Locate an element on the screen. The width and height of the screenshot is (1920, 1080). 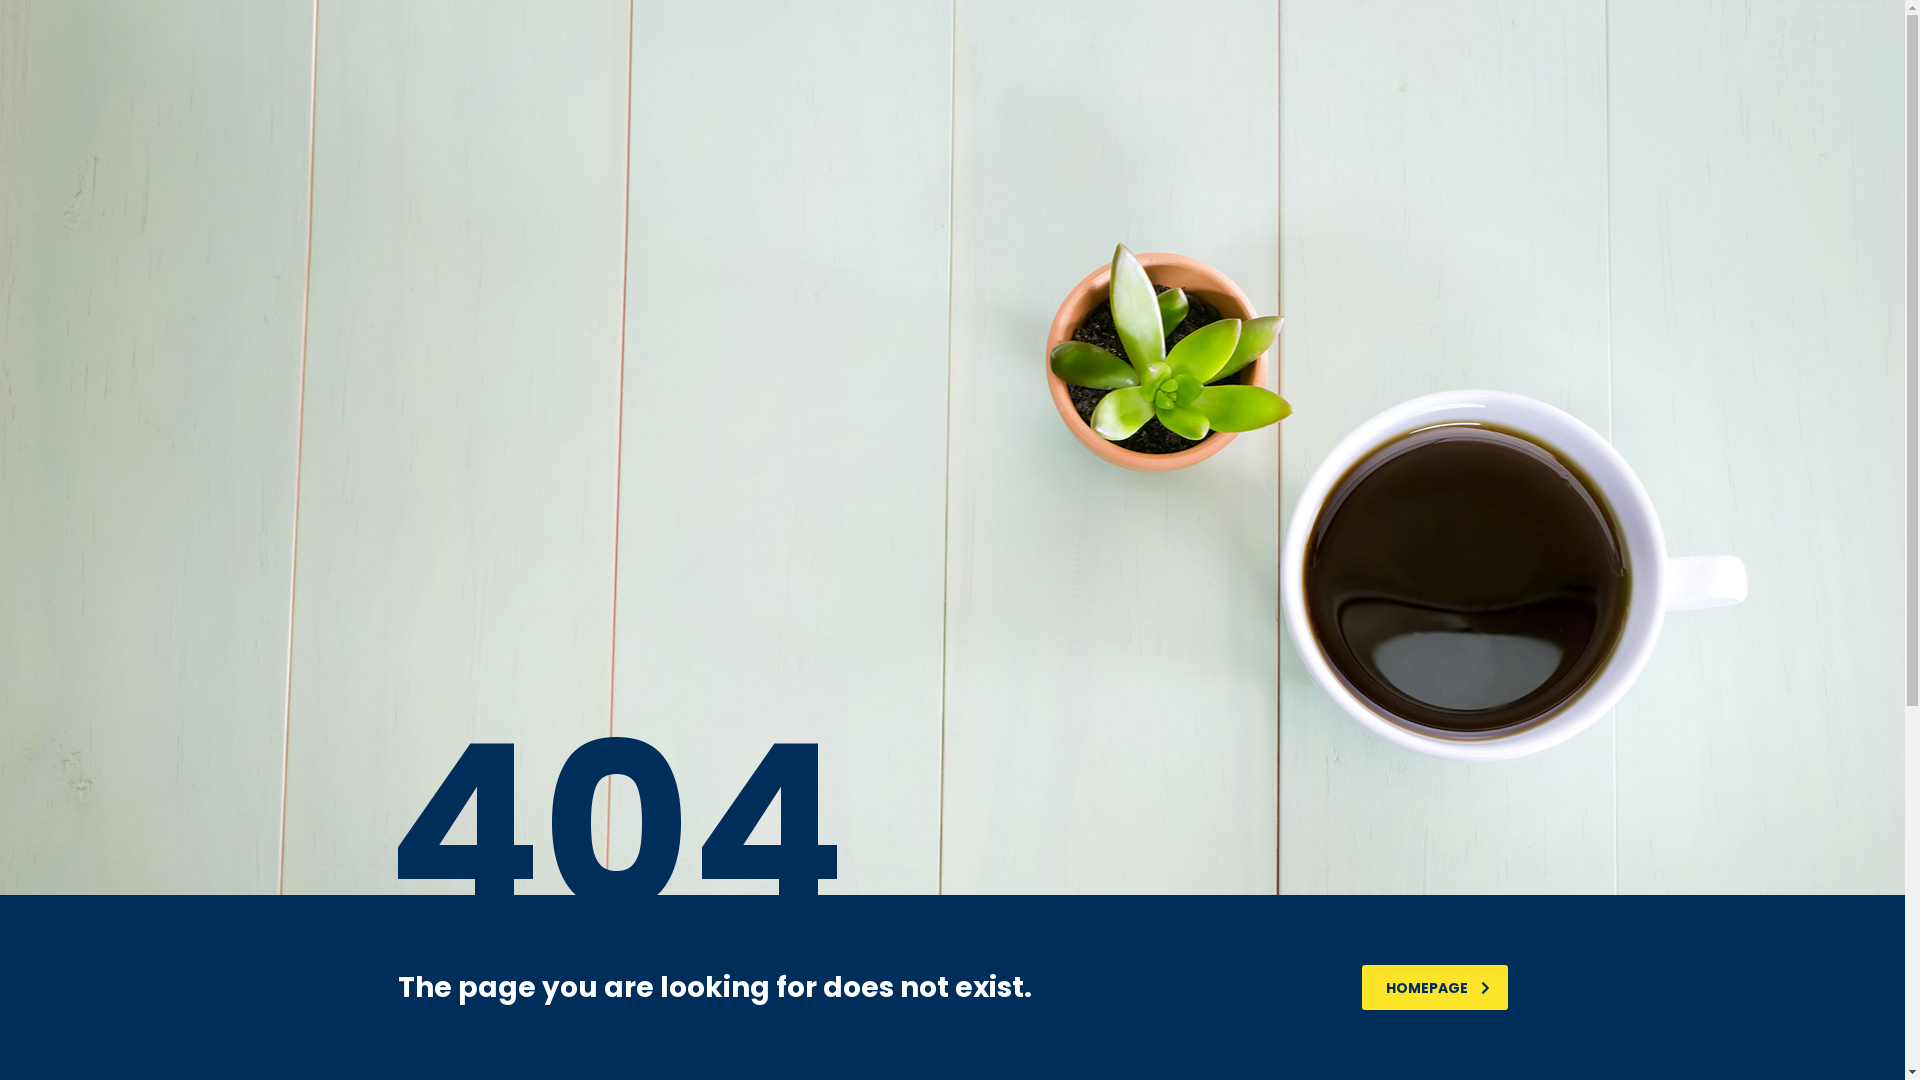
'HOMEPAGE' is located at coordinates (1361, 986).